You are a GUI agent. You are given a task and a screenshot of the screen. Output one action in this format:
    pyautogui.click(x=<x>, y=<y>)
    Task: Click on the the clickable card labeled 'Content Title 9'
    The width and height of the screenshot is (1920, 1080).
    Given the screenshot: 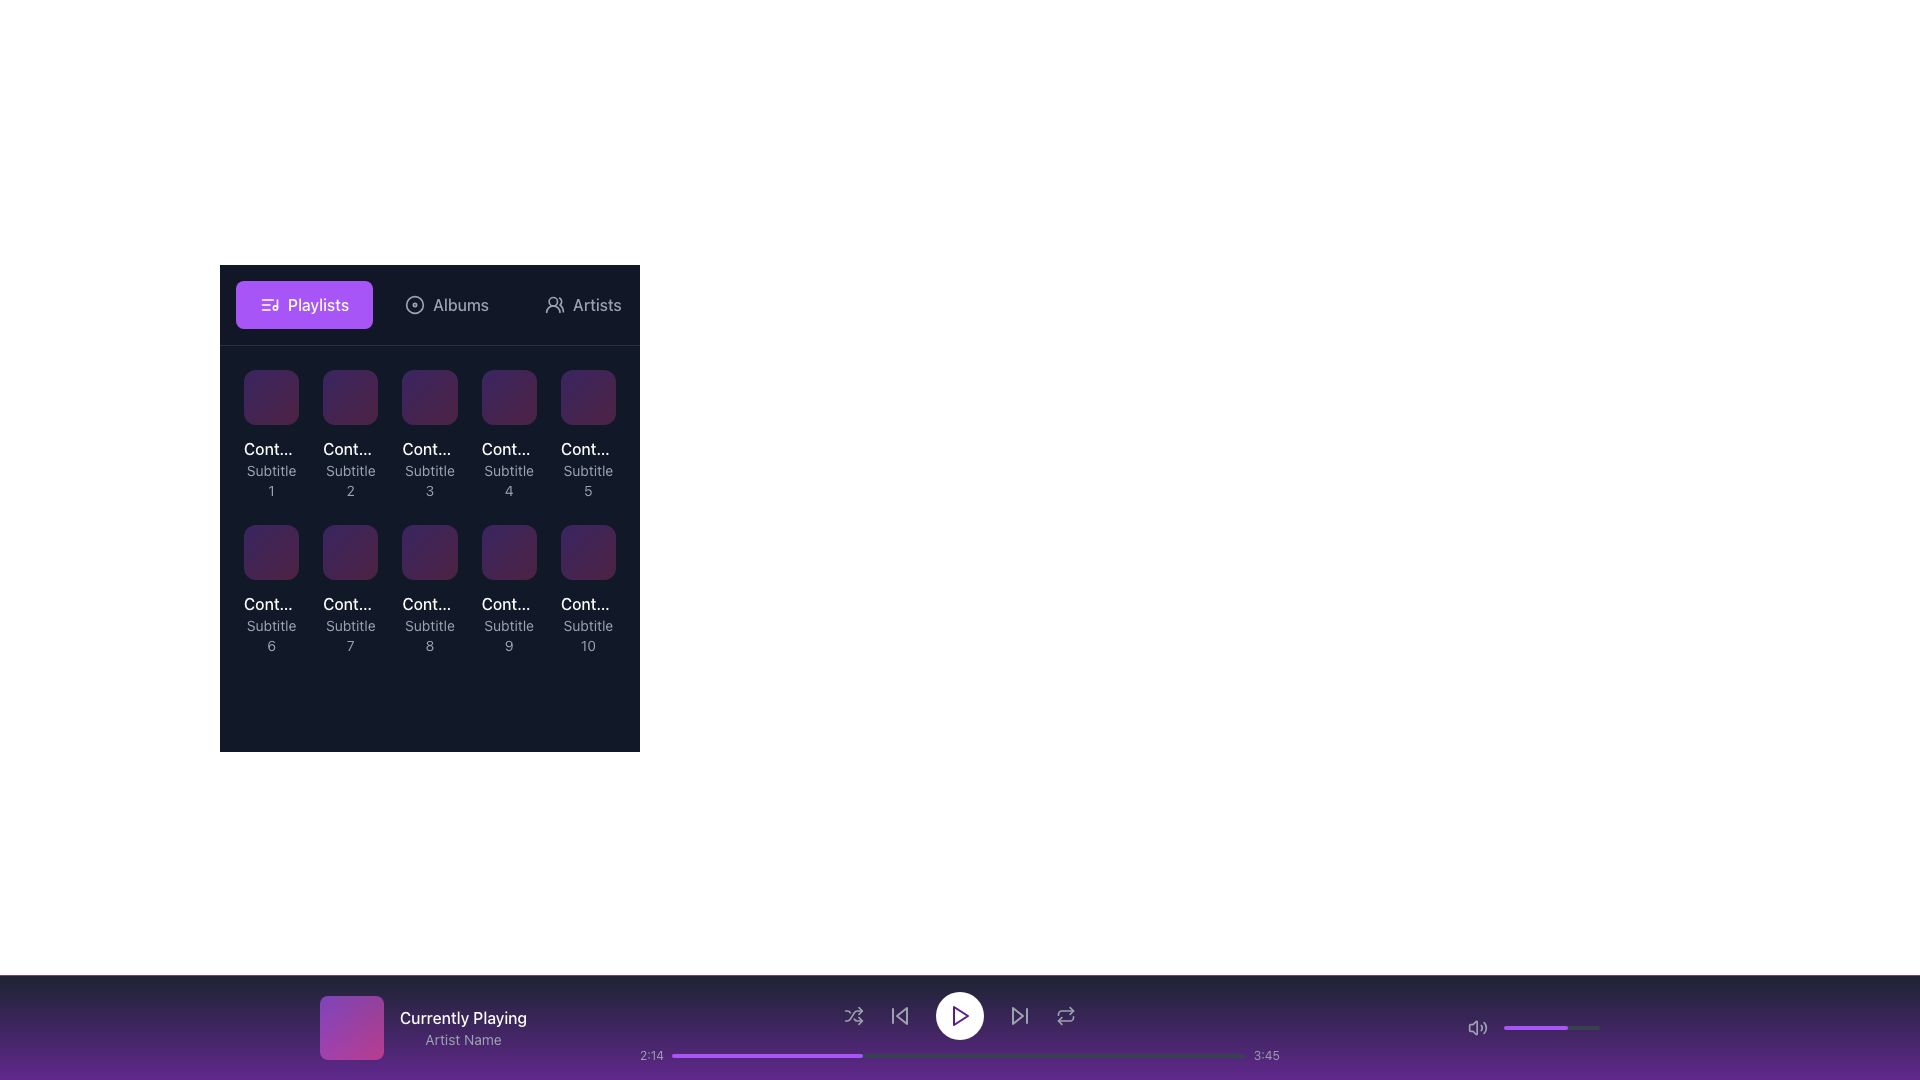 What is the action you would take?
    pyautogui.click(x=509, y=589)
    